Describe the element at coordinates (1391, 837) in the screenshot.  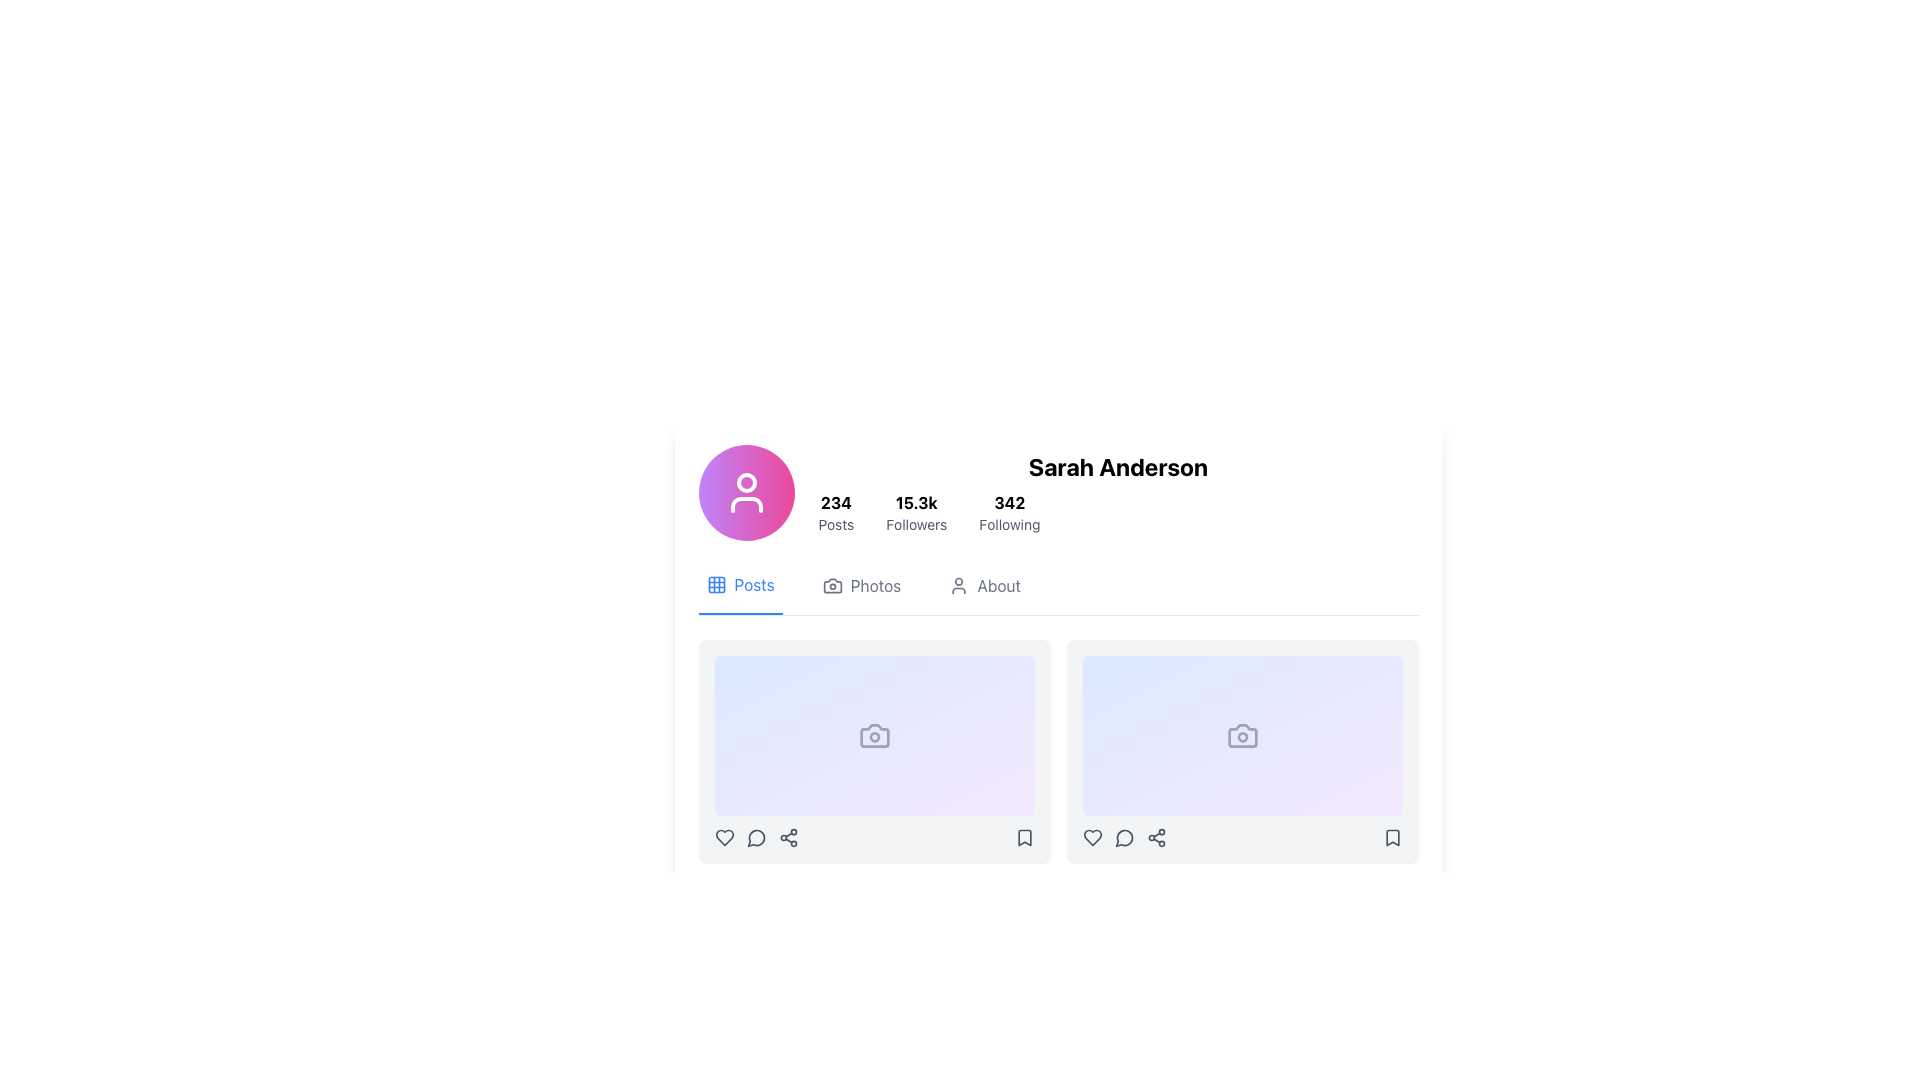
I see `the bookmark icon button located at the bottom-right corner of the second post card to observe the color transition effect` at that location.